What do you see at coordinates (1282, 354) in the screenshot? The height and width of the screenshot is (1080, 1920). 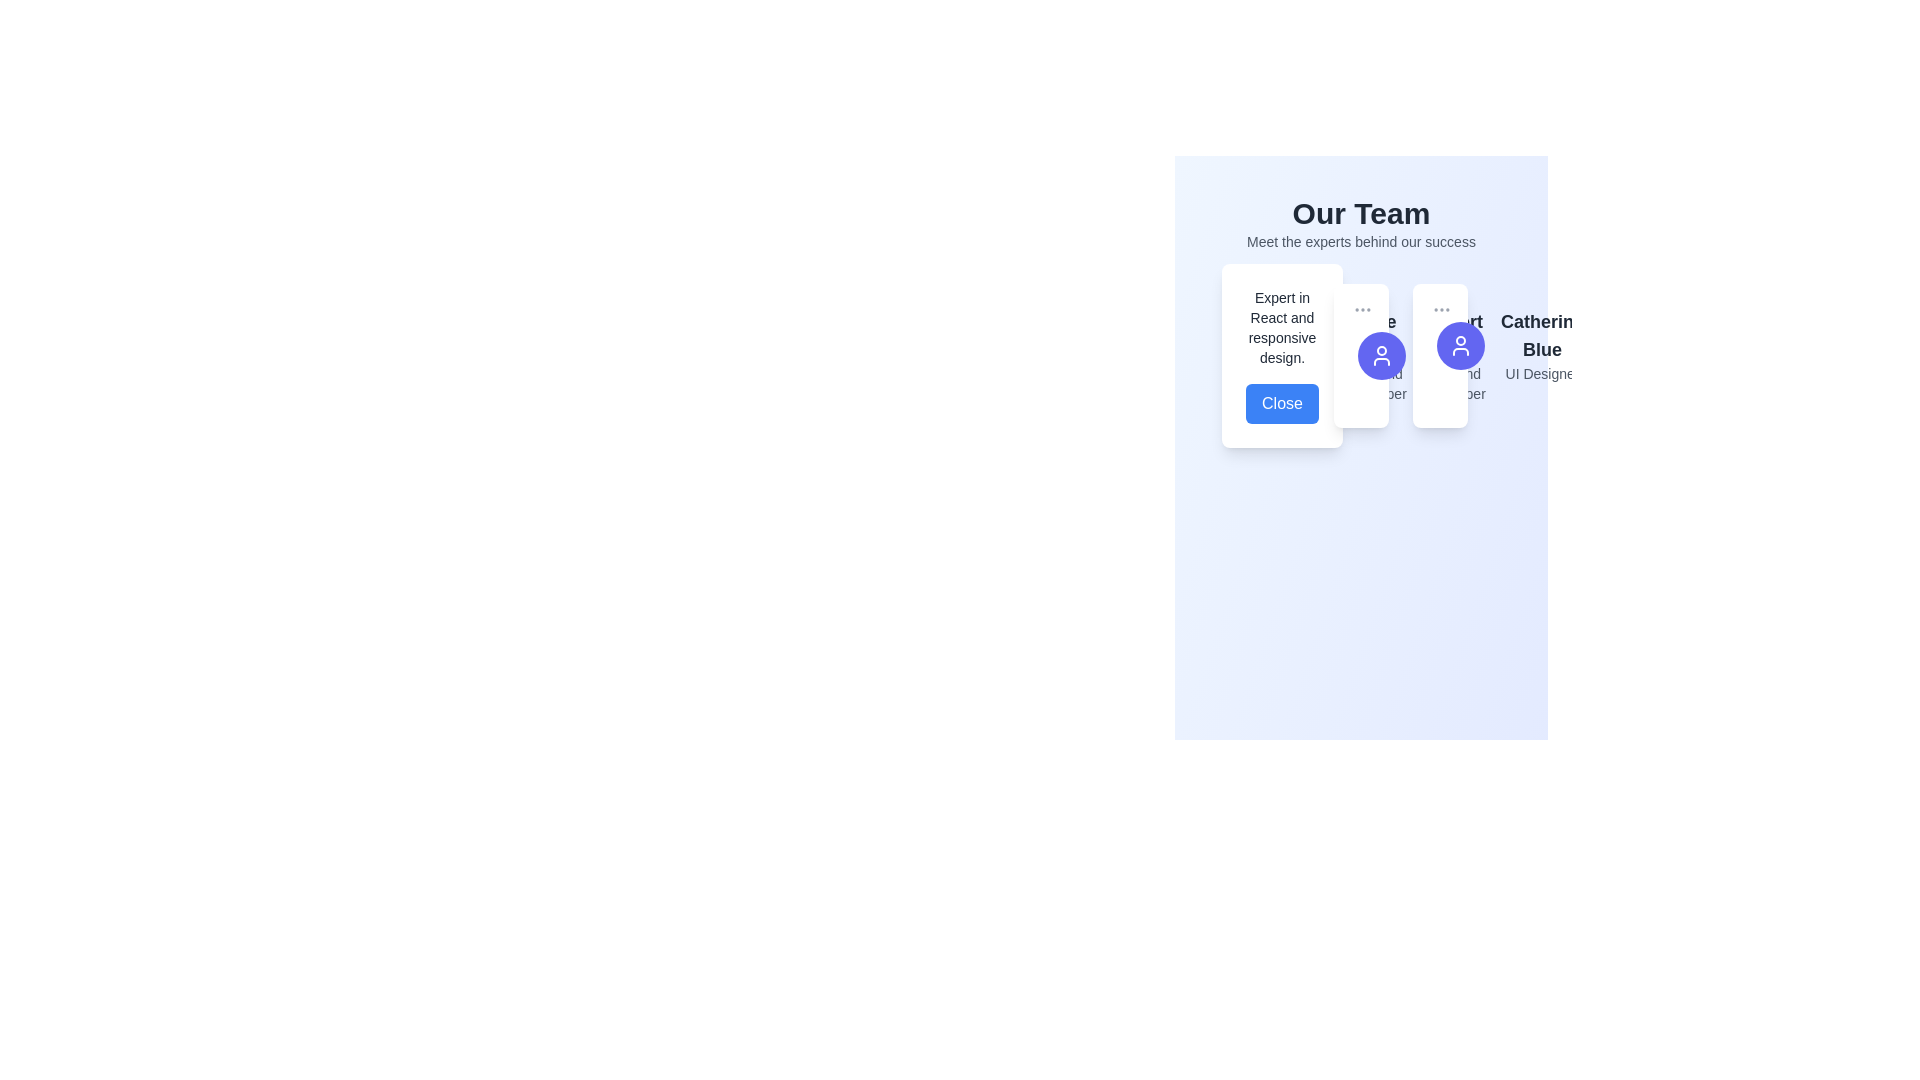 I see `the card containing the text 'Expert in React and responsive design.' and the blue 'Close' button for visual interaction` at bounding box center [1282, 354].